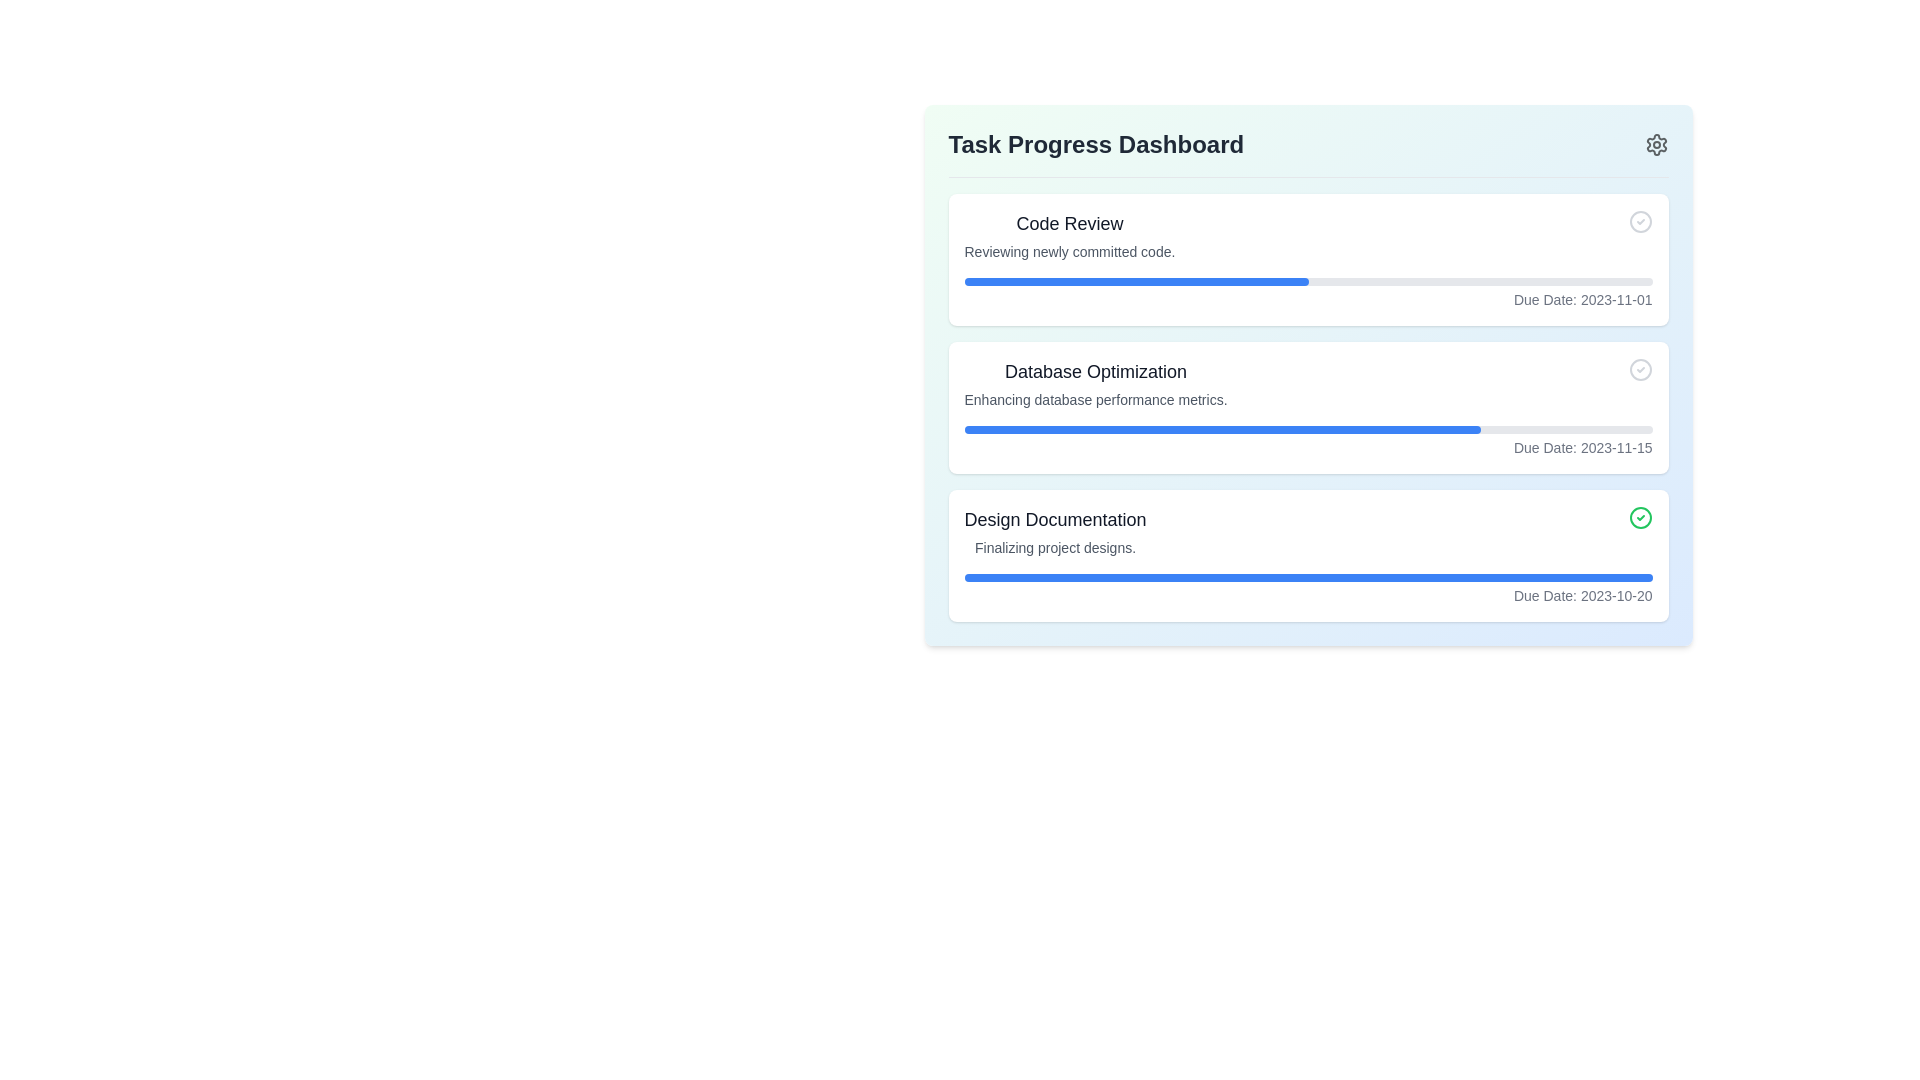 The width and height of the screenshot is (1920, 1080). What do you see at coordinates (1308, 281) in the screenshot?
I see `the progress bar that visually represents the completion progress of the 'Code Review' task located in the task progress dashboard` at bounding box center [1308, 281].